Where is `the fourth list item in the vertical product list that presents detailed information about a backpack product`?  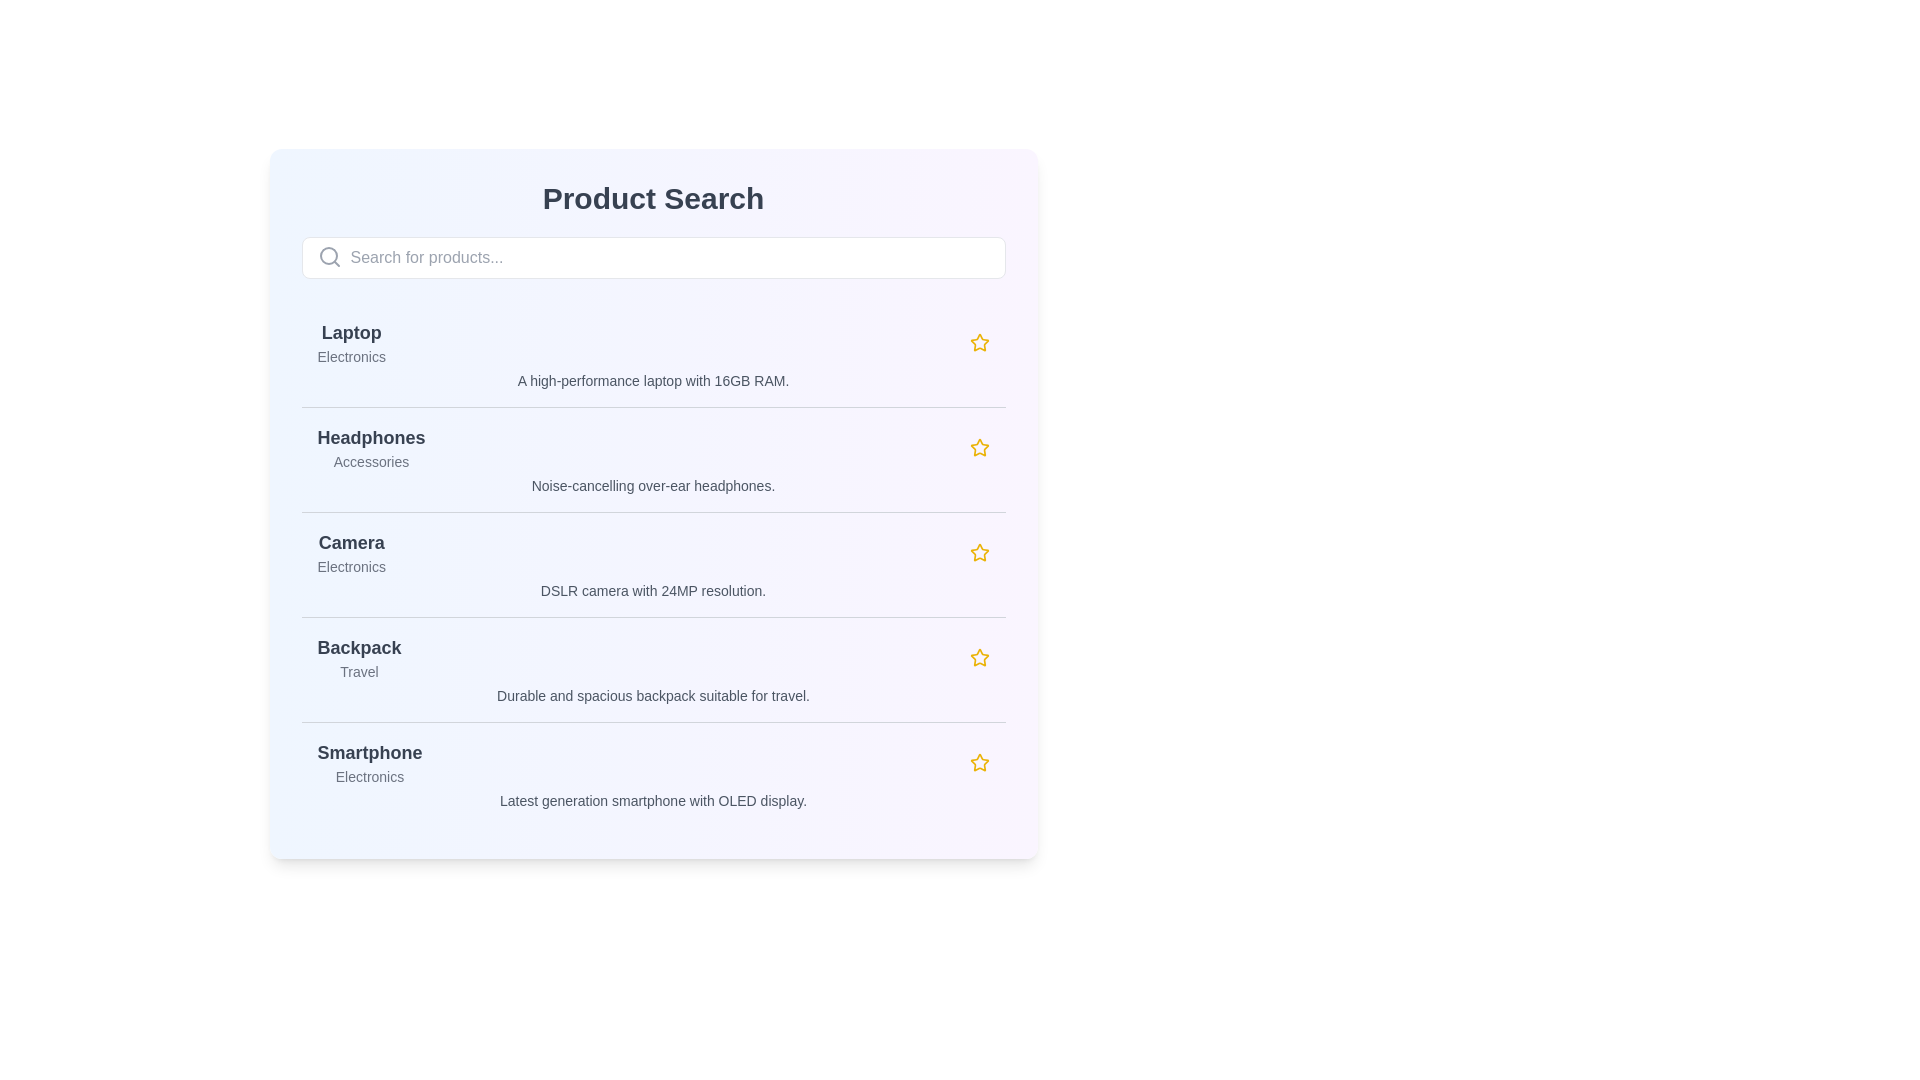
the fourth list item in the vertical product list that presents detailed information about a backpack product is located at coordinates (653, 669).